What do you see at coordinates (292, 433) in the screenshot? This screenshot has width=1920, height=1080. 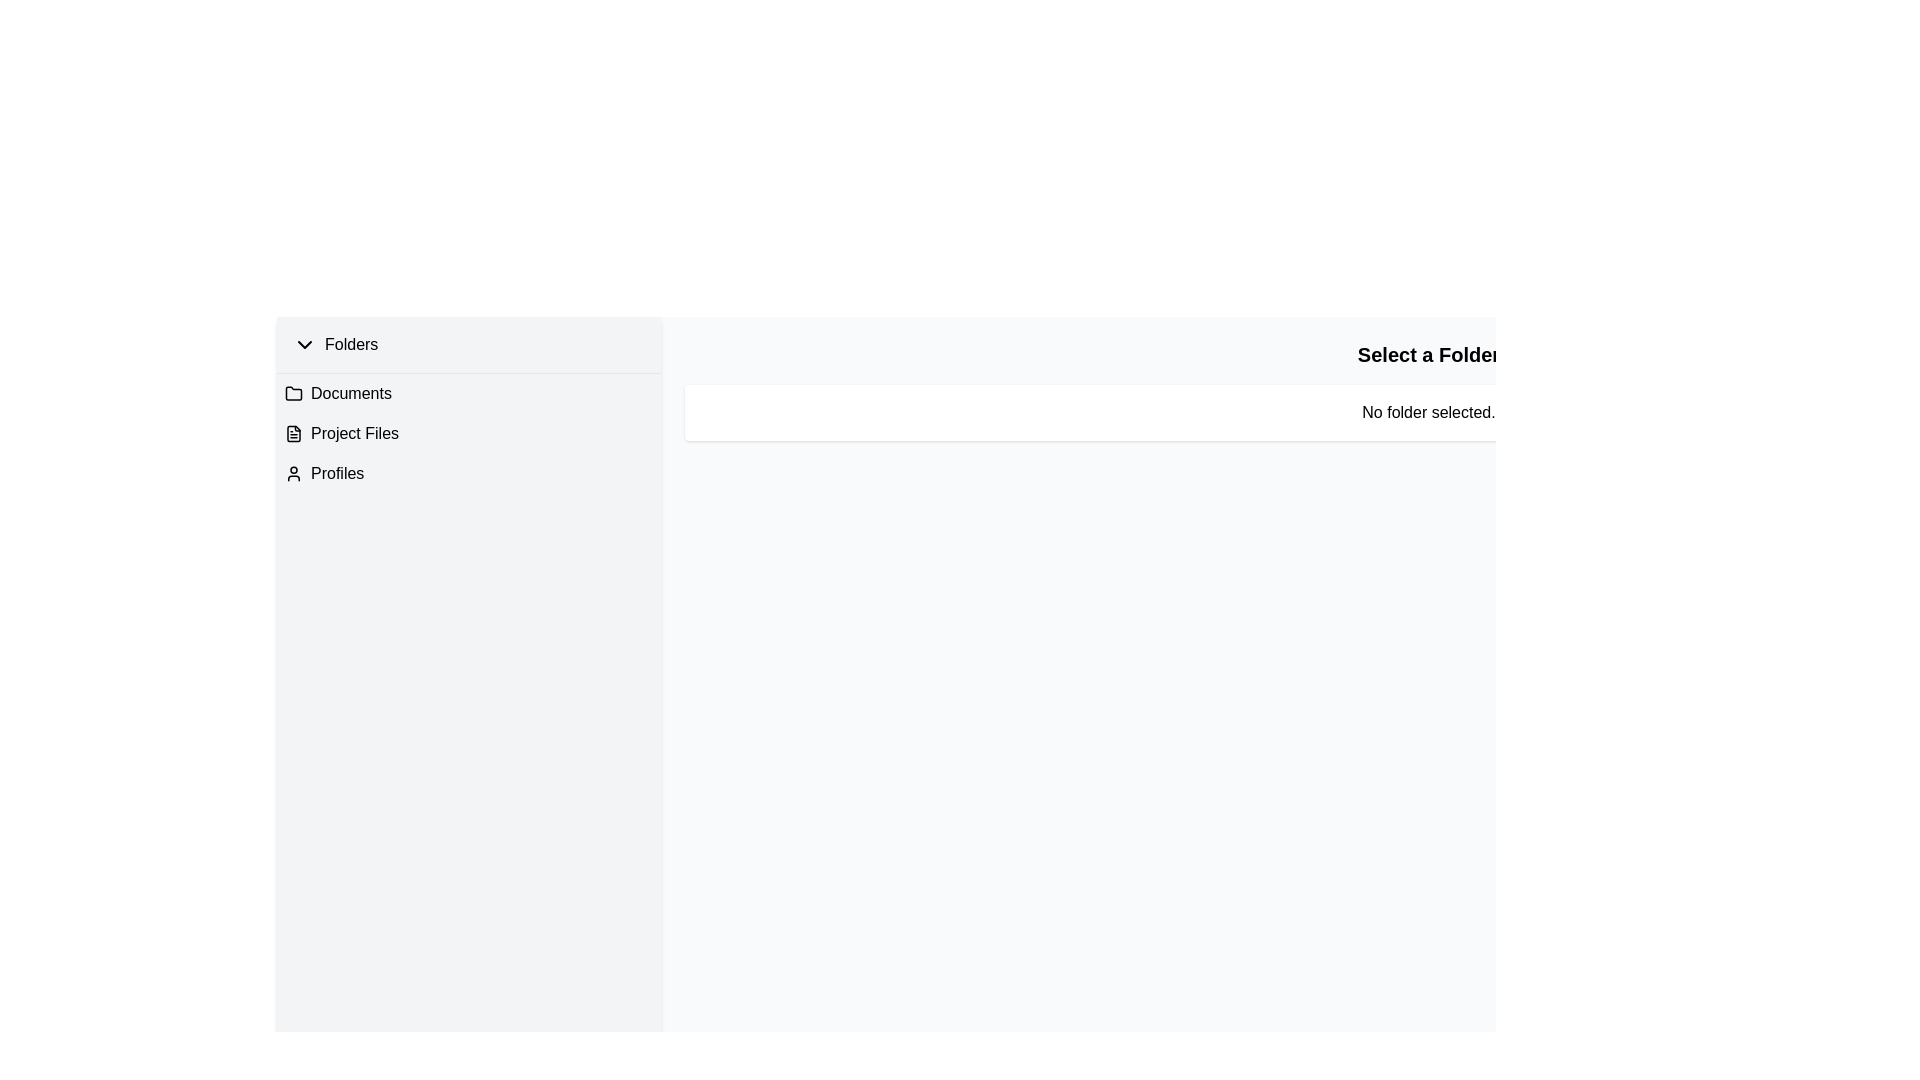 I see `the compact document icon located to the left of the 'Project Files' label in the left navigation panel` at bounding box center [292, 433].